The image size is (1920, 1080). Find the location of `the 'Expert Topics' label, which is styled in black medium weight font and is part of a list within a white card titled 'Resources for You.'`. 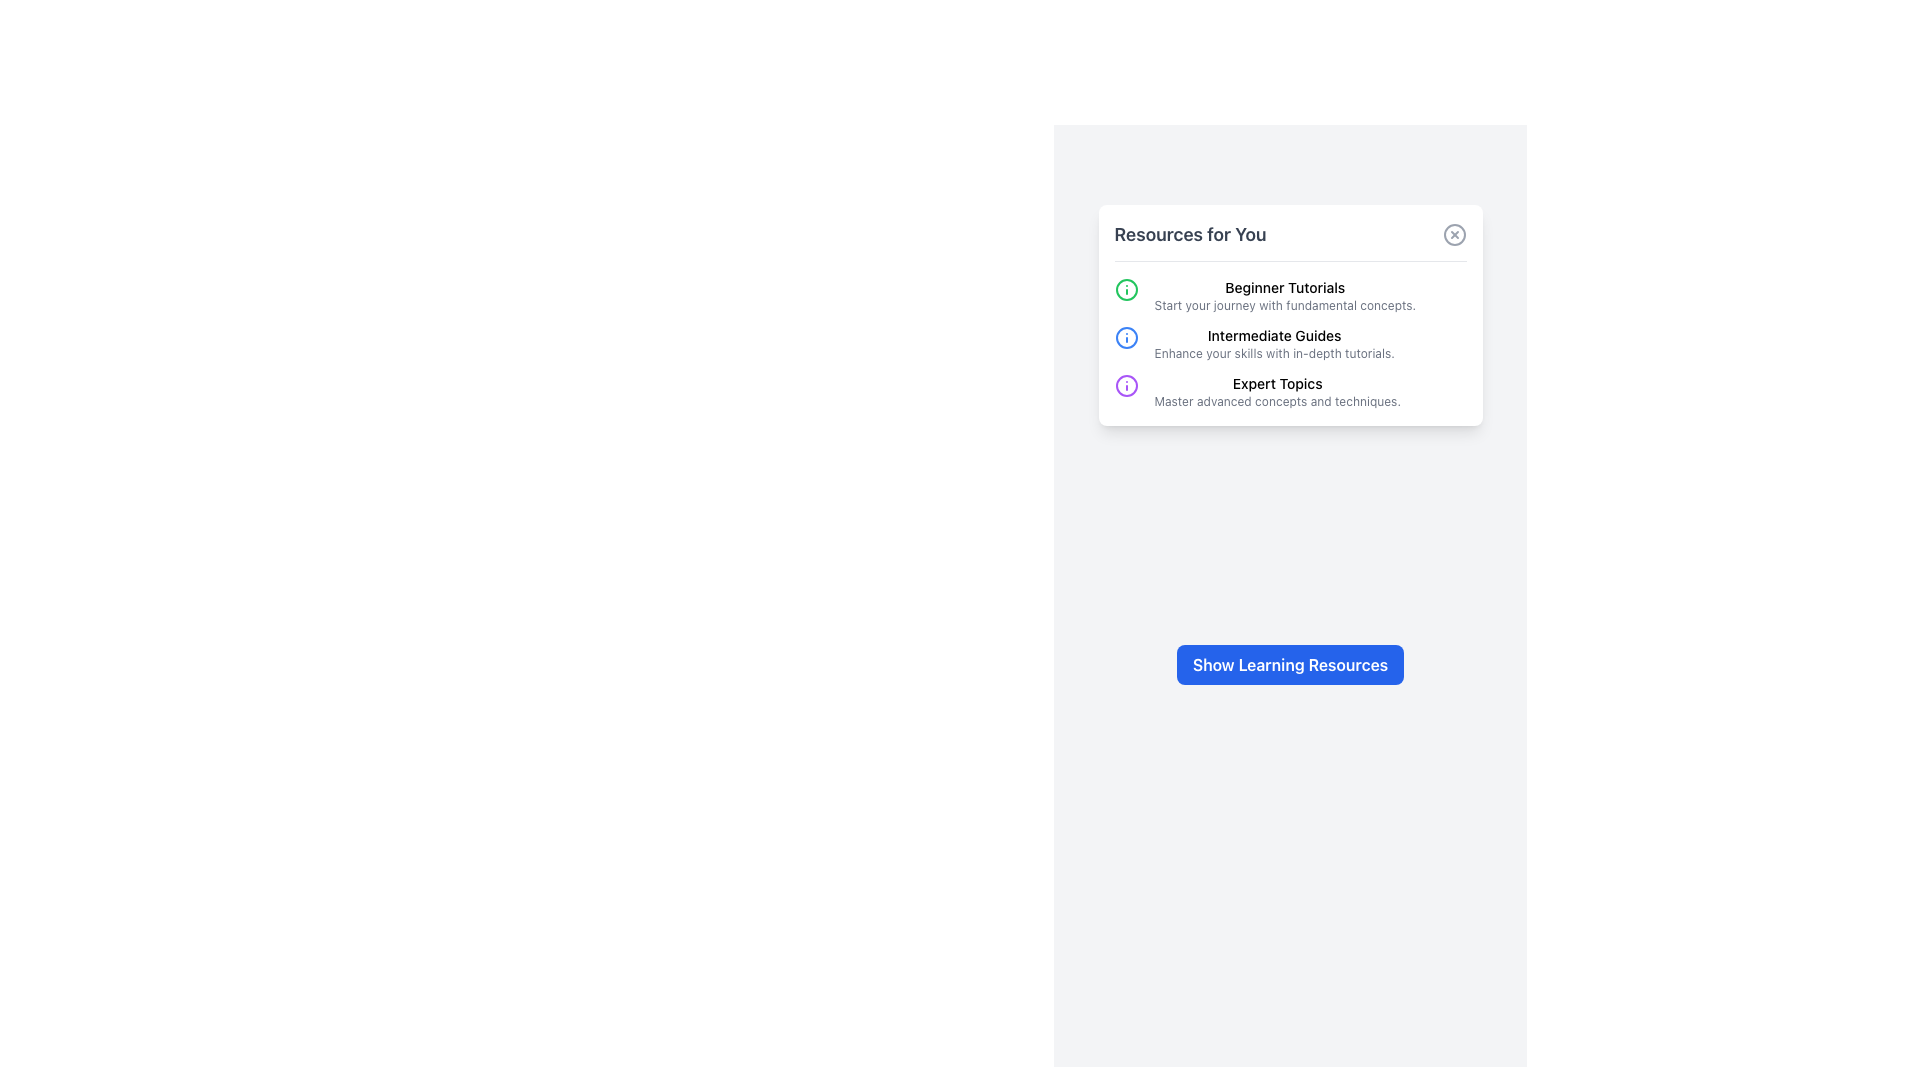

the 'Expert Topics' label, which is styled in black medium weight font and is part of a list within a white card titled 'Resources for You.' is located at coordinates (1276, 384).